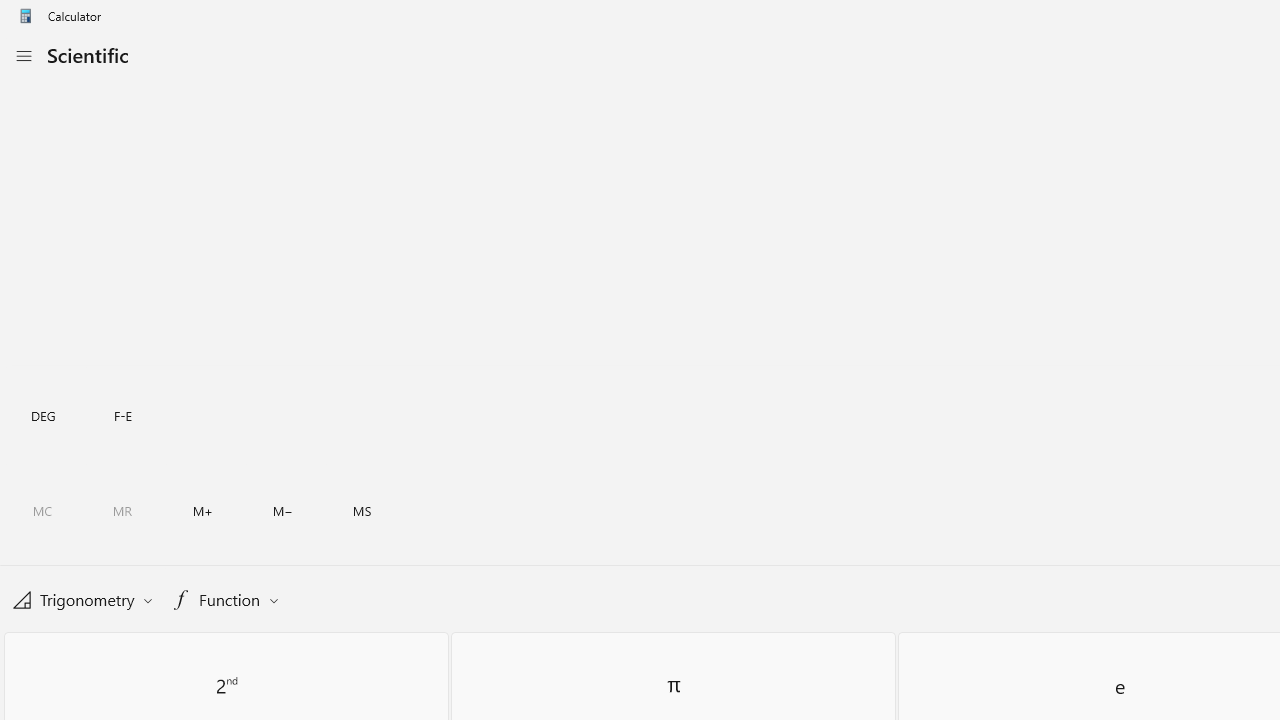  What do you see at coordinates (224, 598) in the screenshot?
I see `'Functions'` at bounding box center [224, 598].